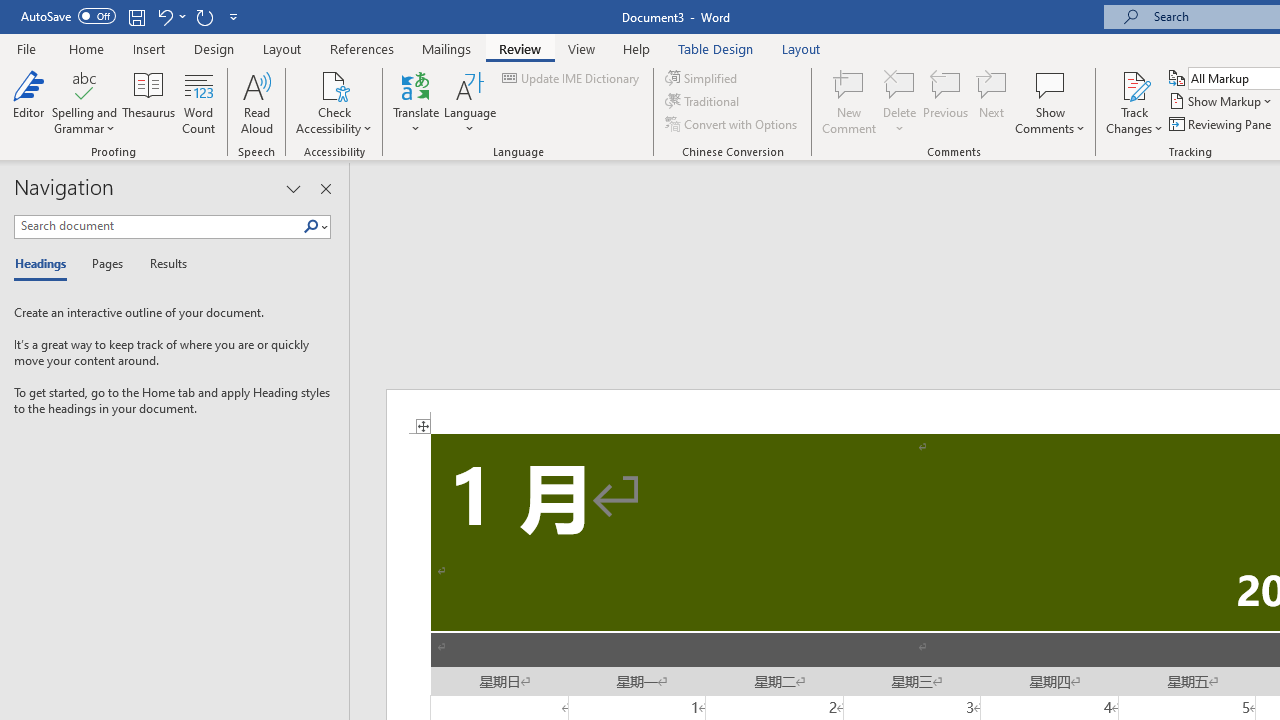  I want to click on 'Show Comments', so click(1049, 103).